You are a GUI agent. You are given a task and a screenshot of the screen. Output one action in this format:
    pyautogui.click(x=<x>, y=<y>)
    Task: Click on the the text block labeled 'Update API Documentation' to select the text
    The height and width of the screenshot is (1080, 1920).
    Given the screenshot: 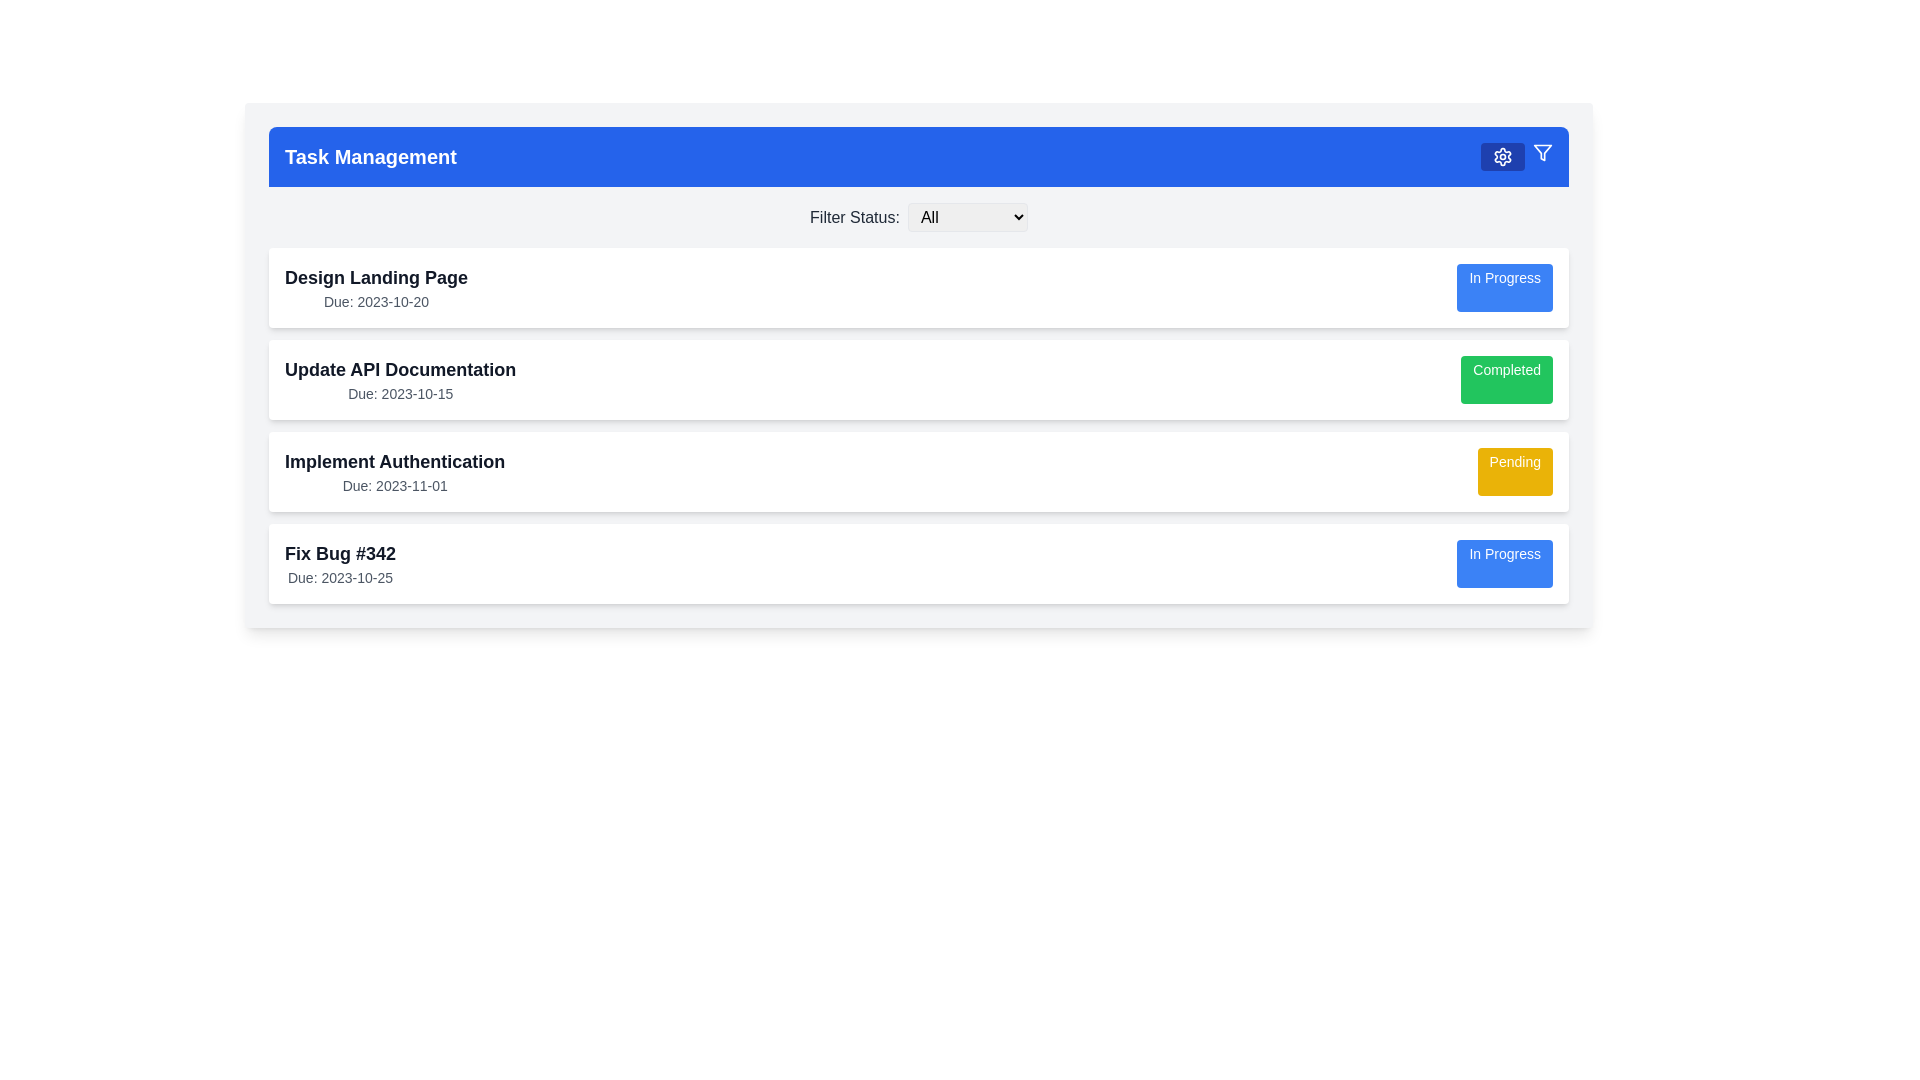 What is the action you would take?
    pyautogui.click(x=400, y=380)
    